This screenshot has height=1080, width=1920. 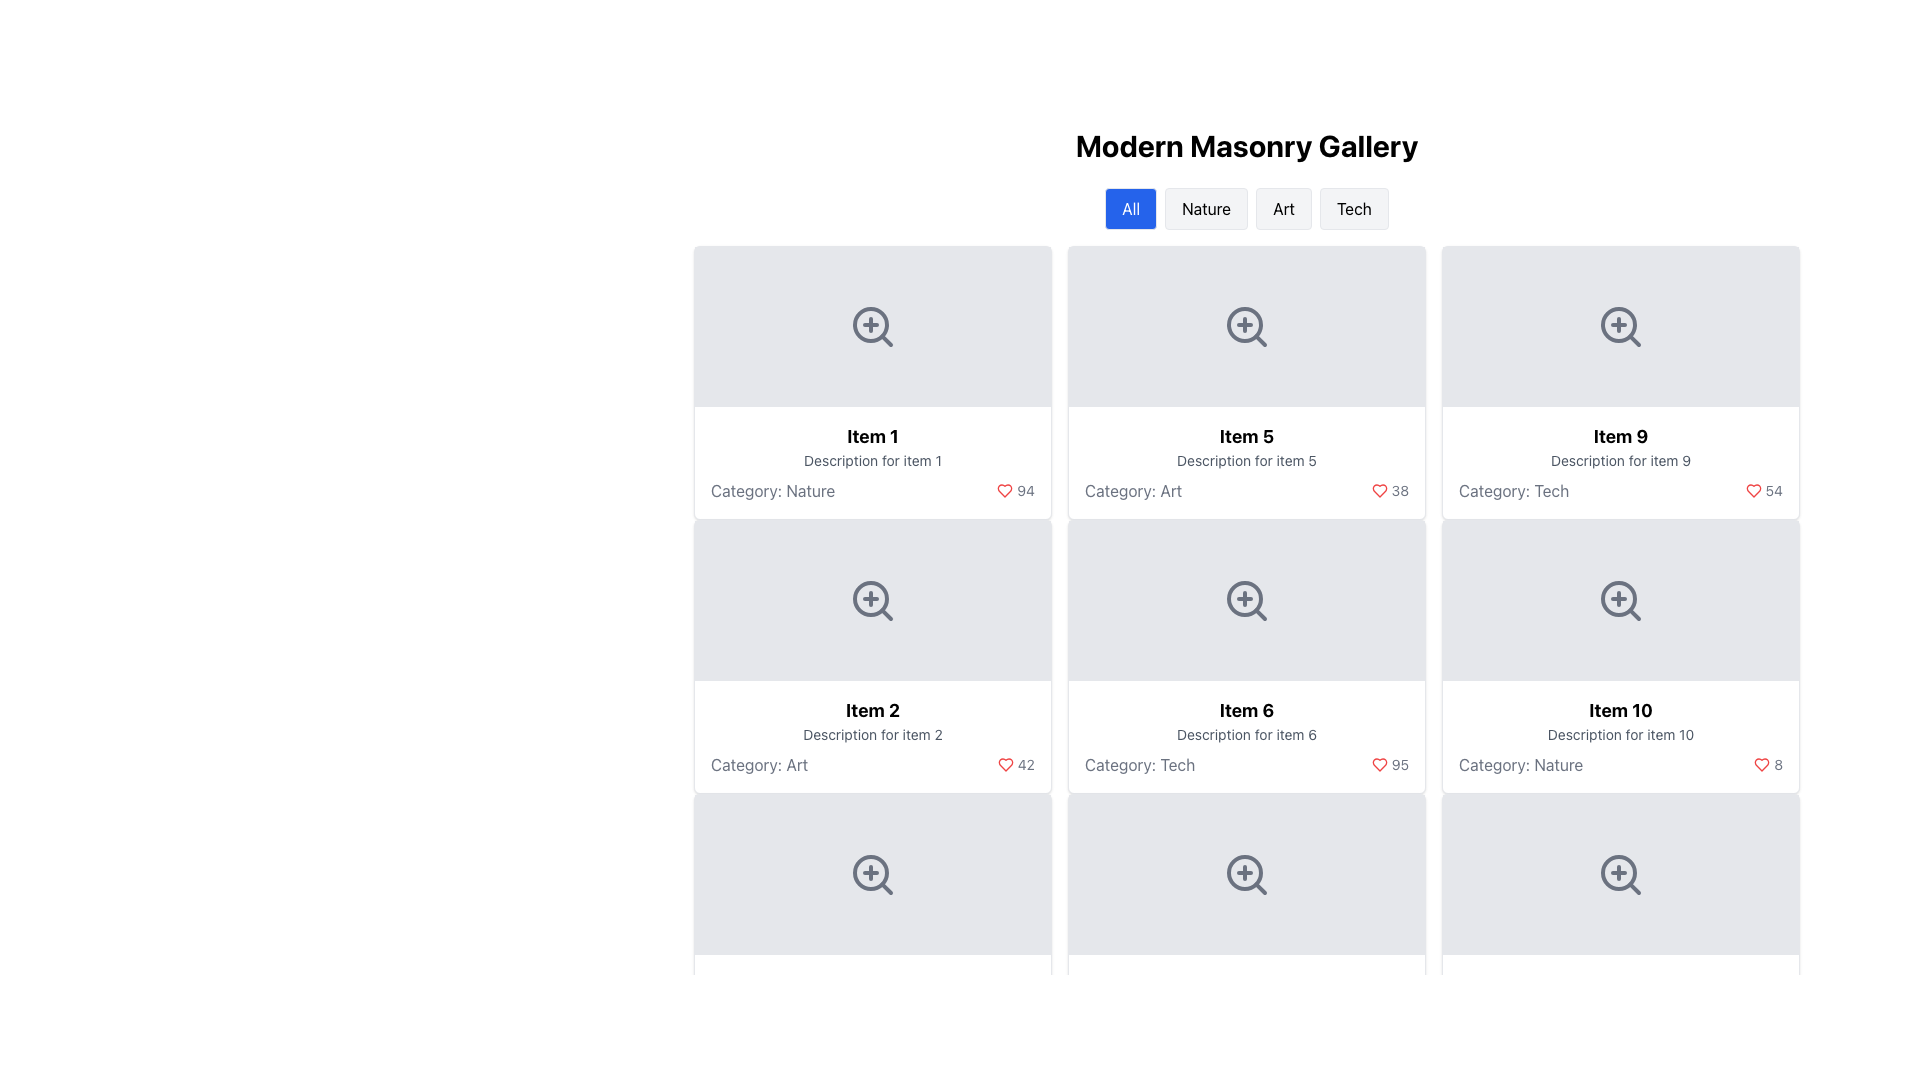 I want to click on the red heart-shaped icon representing the 'like' feature located next to the text '94' at the bottom right corner of the 'Item 1' card in the gallery layout, so click(x=1005, y=490).